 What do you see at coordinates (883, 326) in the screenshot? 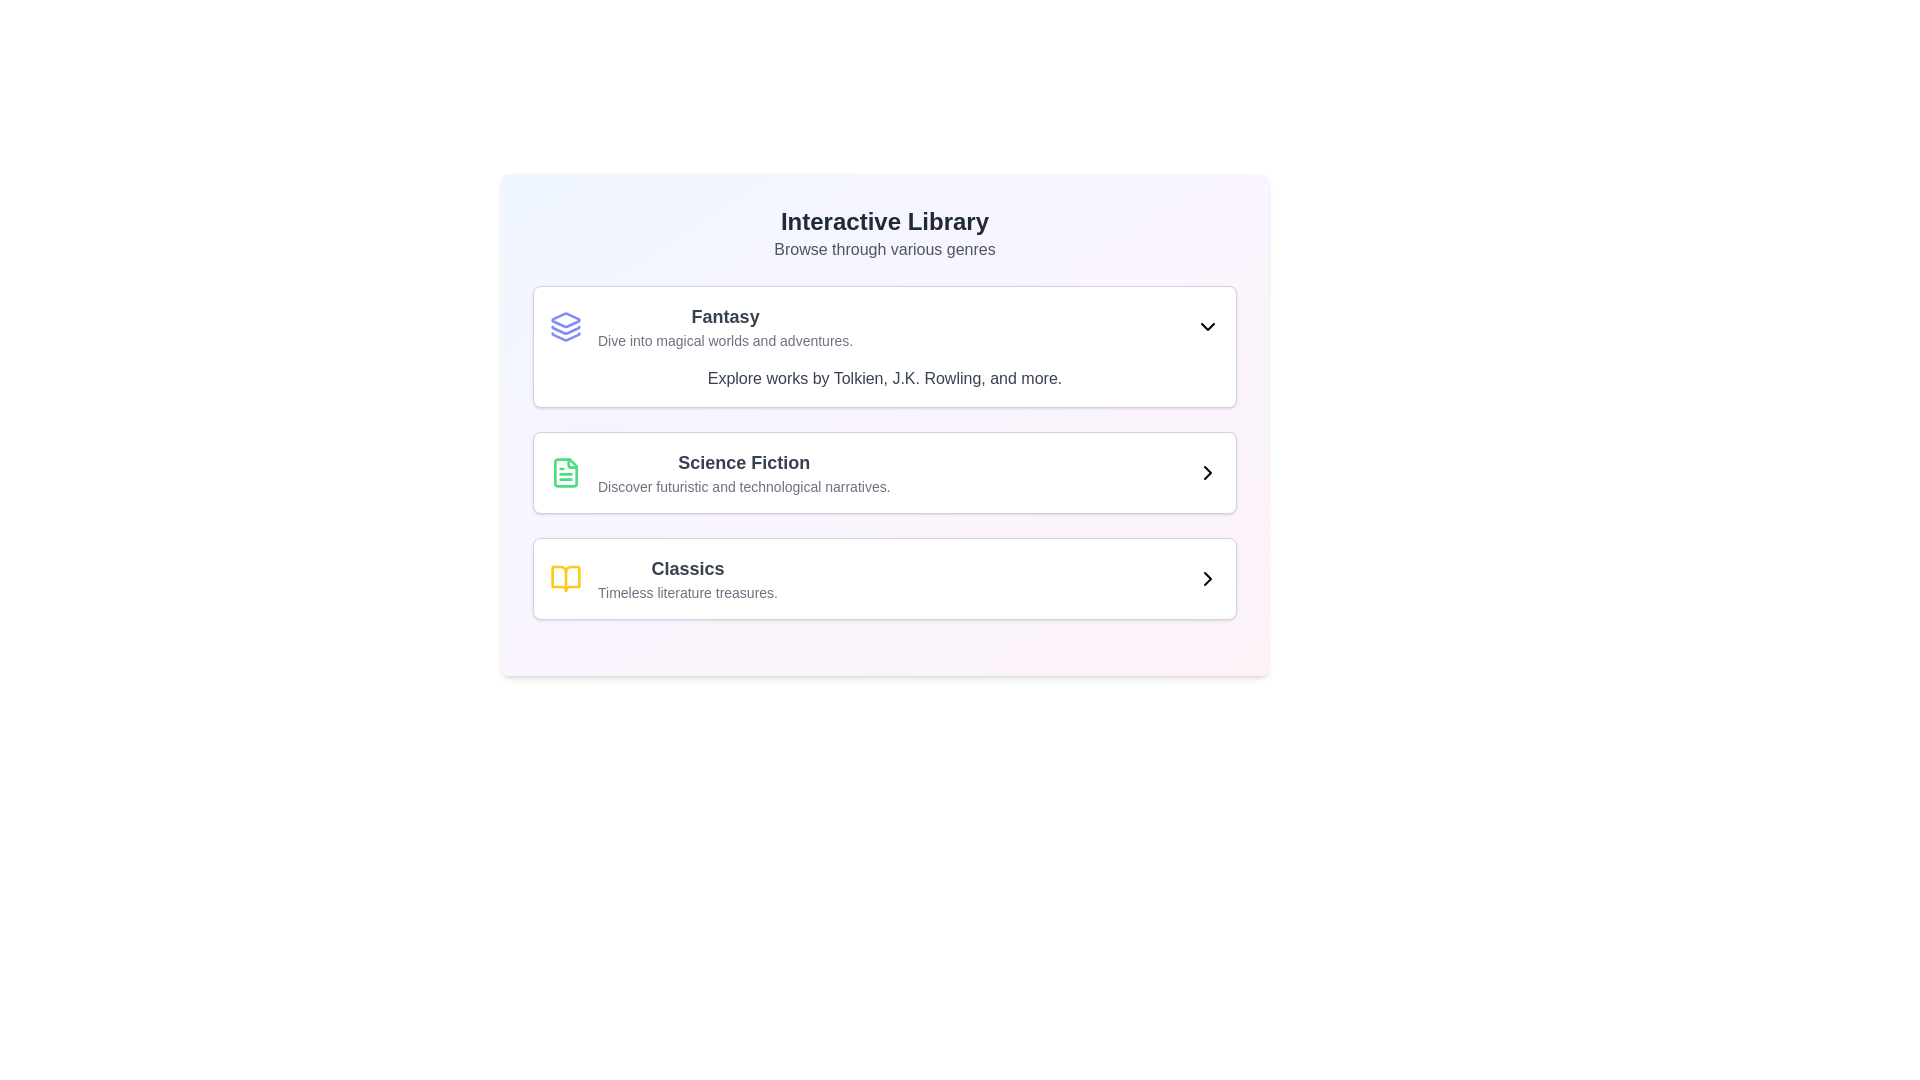
I see `the chevron on the 'Fantasy' genre option` at bounding box center [883, 326].